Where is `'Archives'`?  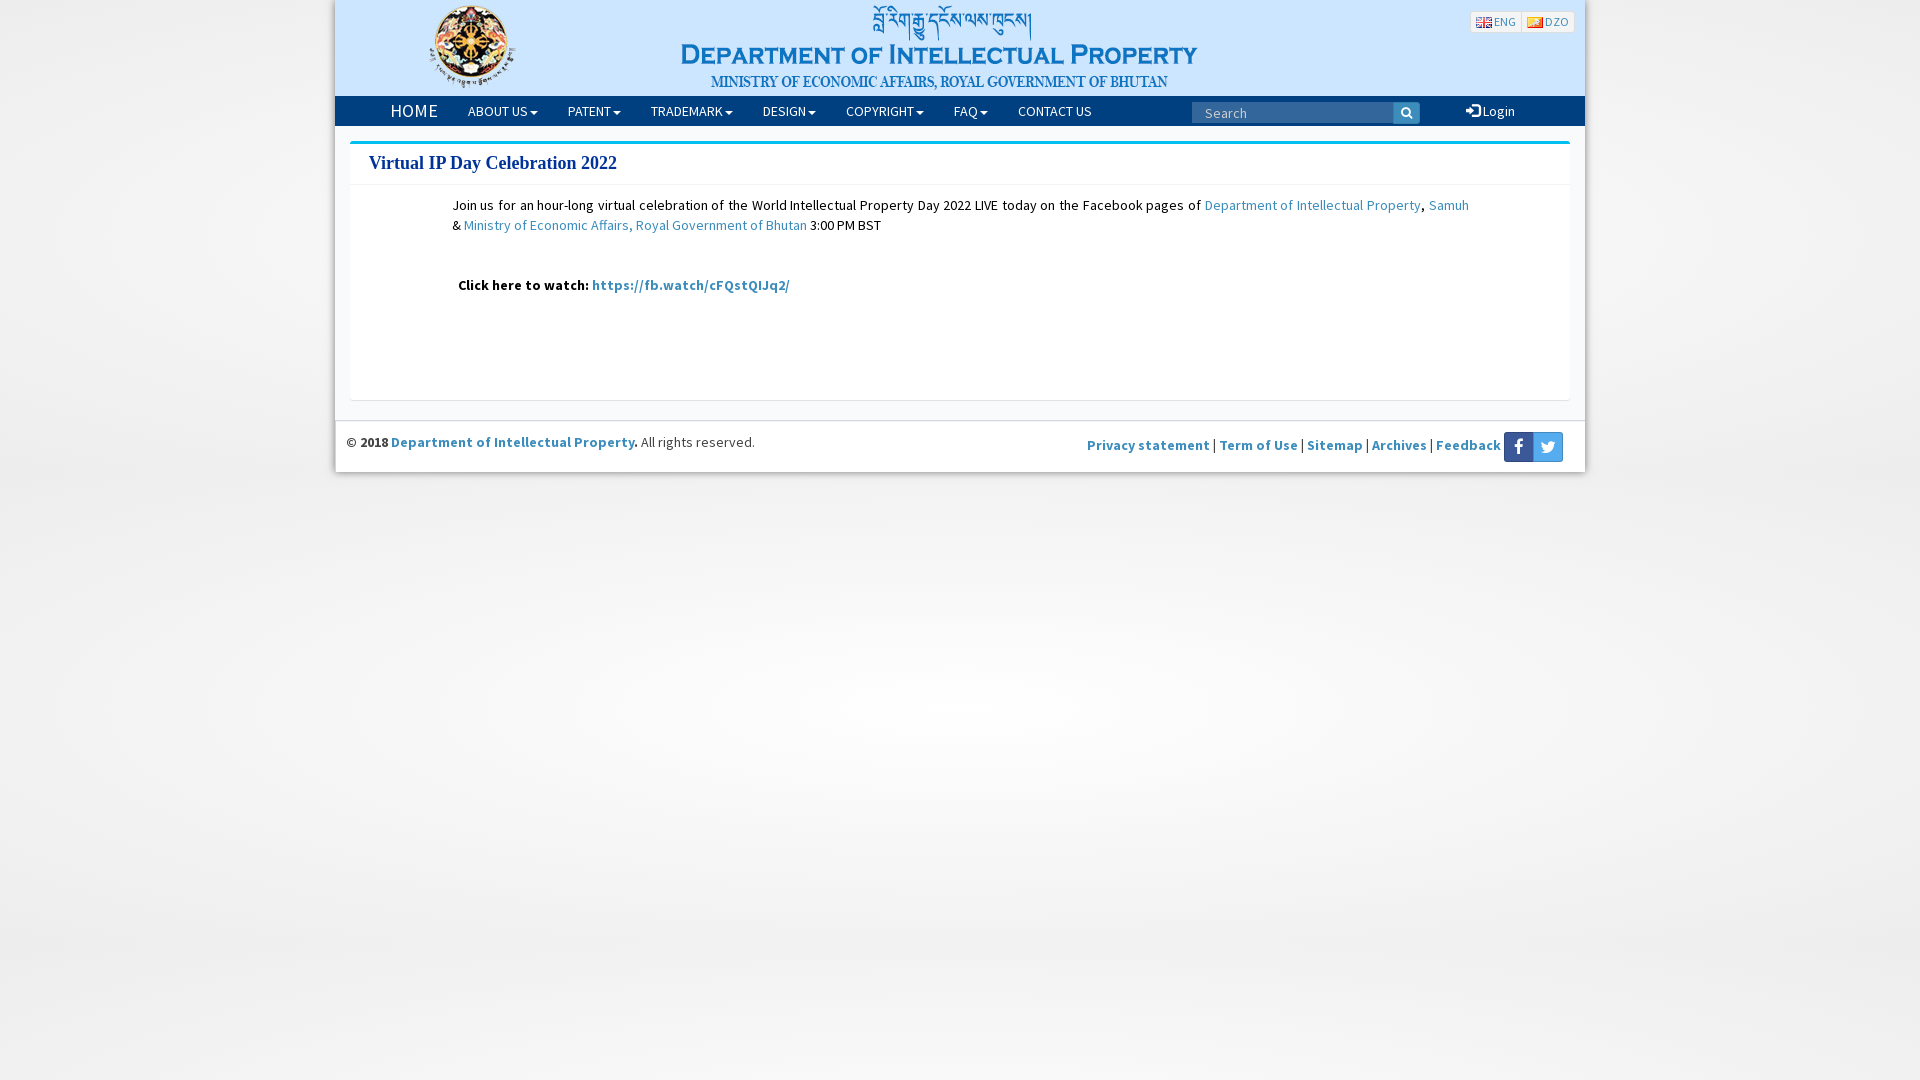 'Archives' is located at coordinates (1398, 443).